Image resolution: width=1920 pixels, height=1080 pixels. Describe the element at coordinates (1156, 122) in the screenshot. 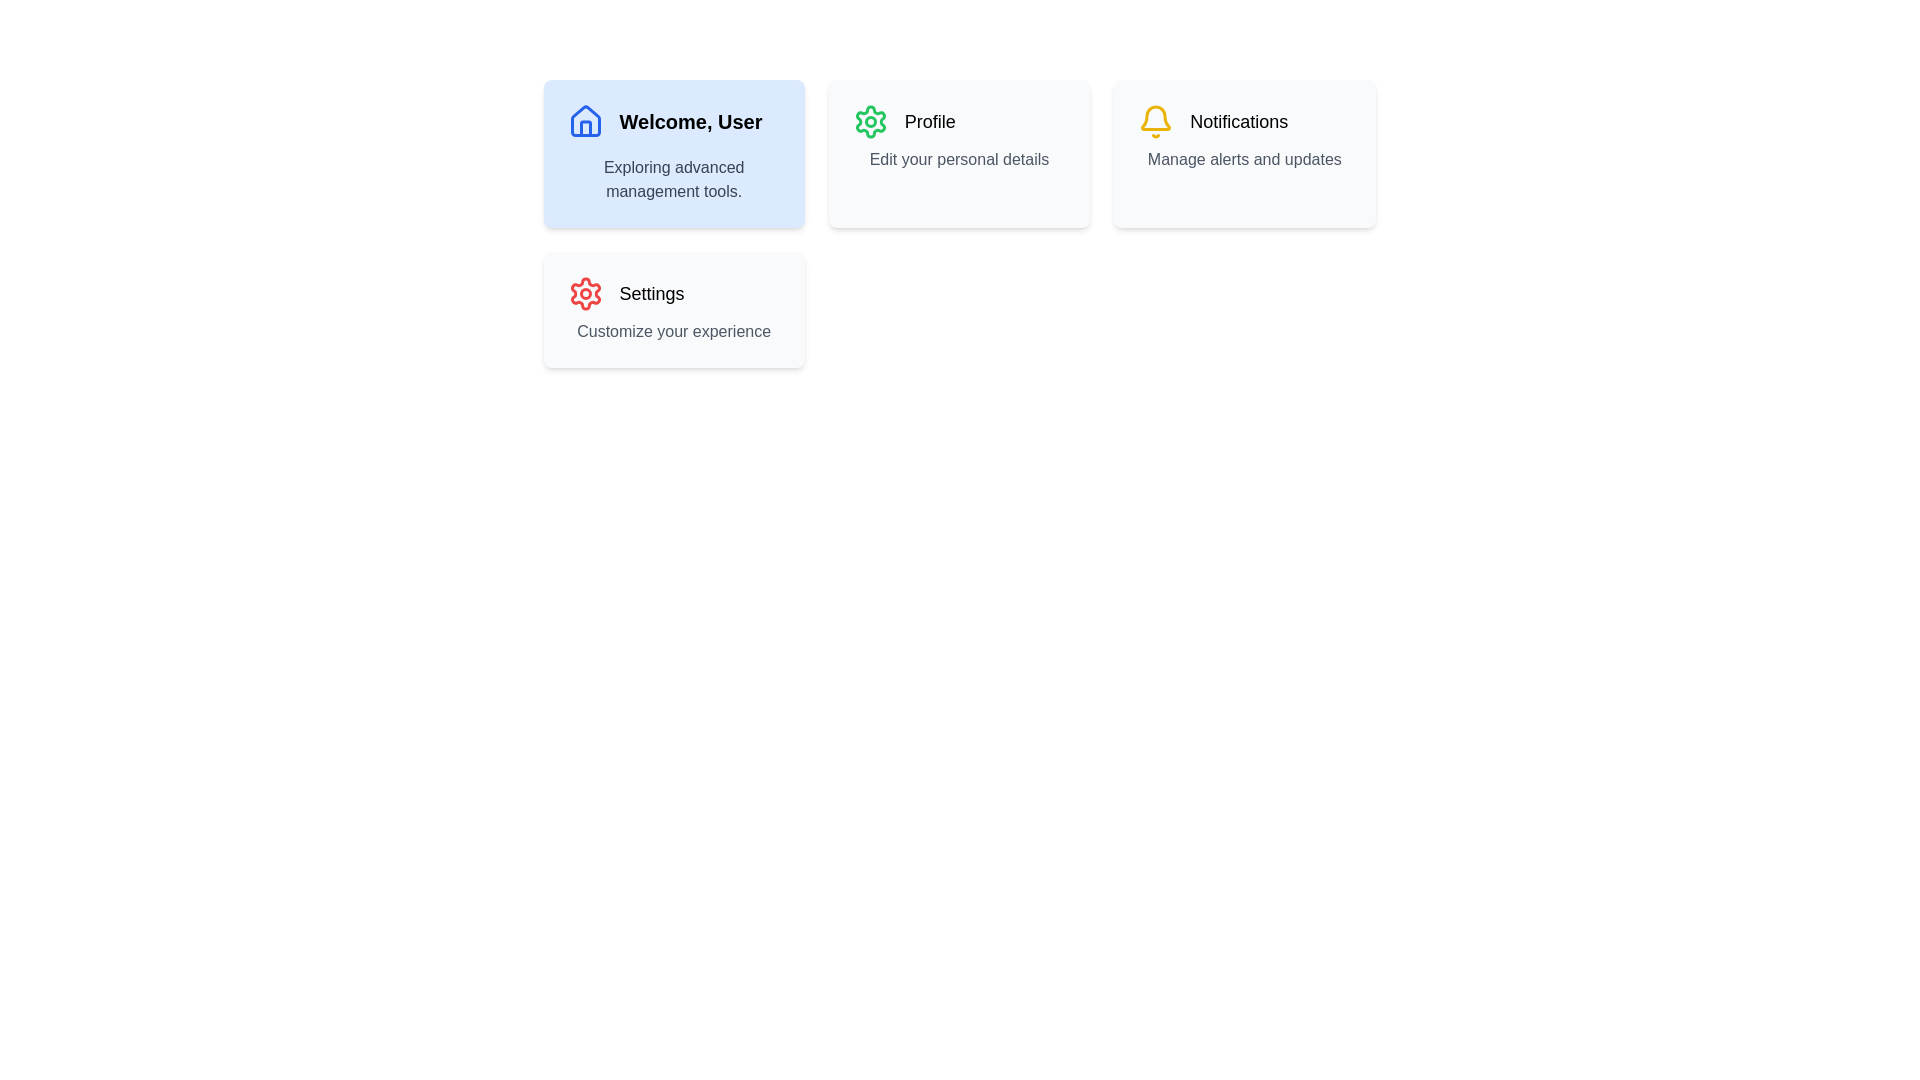

I see `the bell-shaped notification icon, which is yellow and located on the left side of the Notifications section` at that location.